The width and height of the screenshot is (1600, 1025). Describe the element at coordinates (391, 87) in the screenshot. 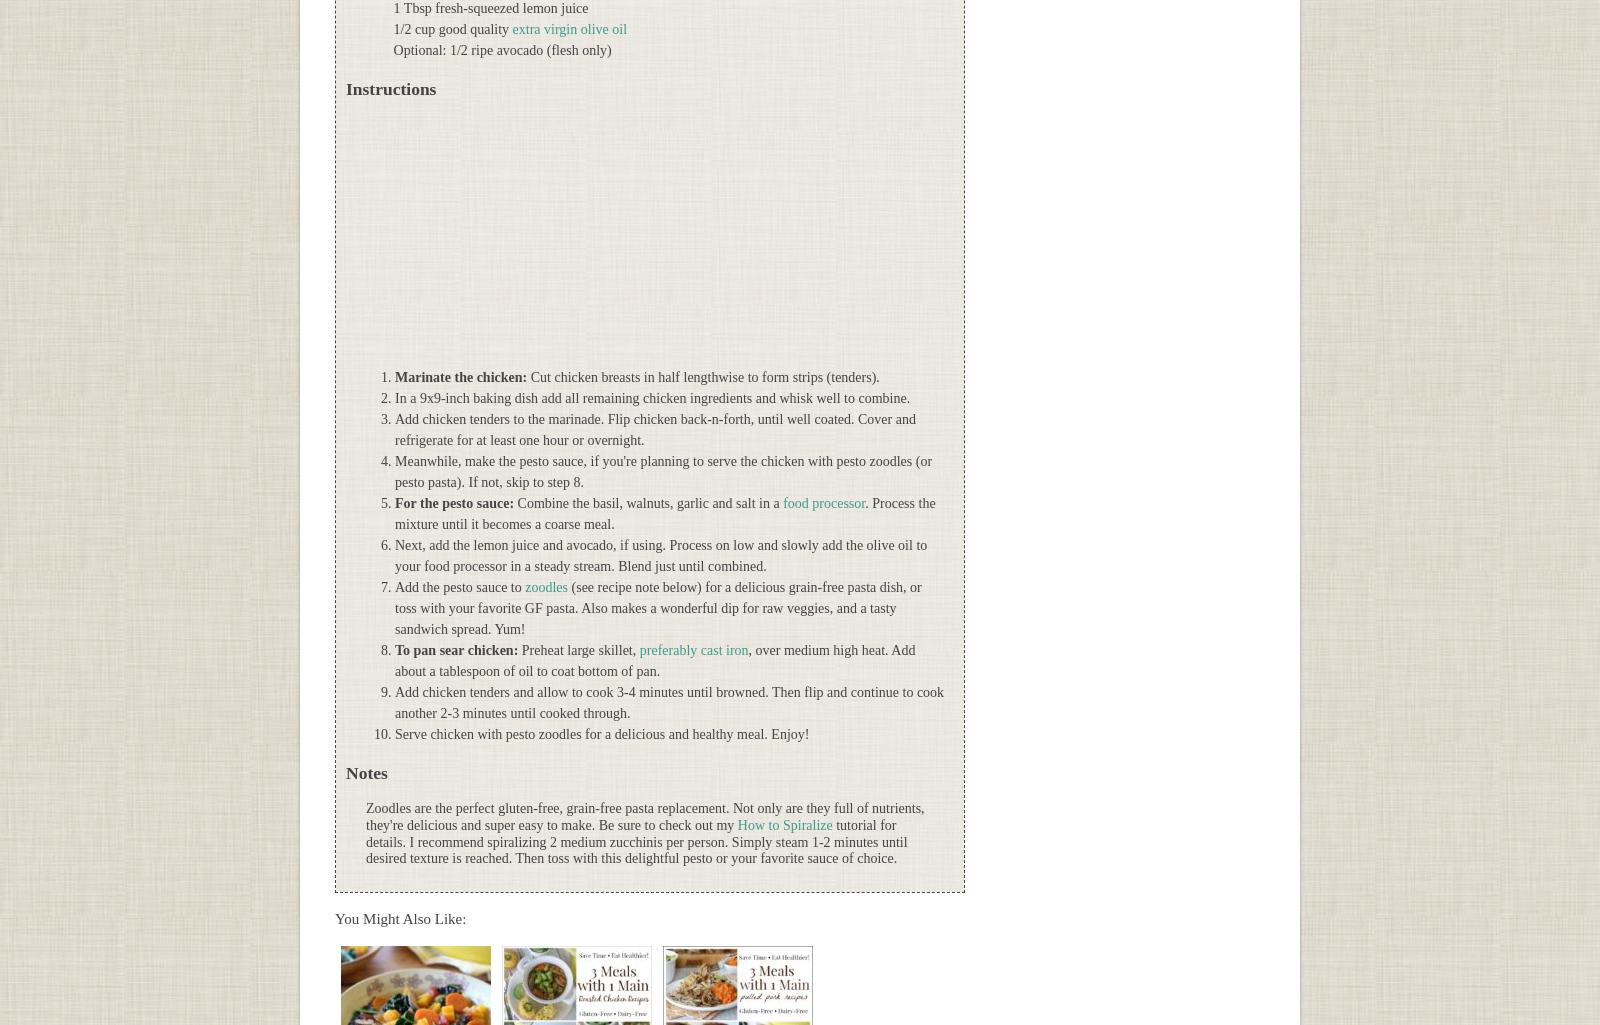

I see `'Instructions'` at that location.